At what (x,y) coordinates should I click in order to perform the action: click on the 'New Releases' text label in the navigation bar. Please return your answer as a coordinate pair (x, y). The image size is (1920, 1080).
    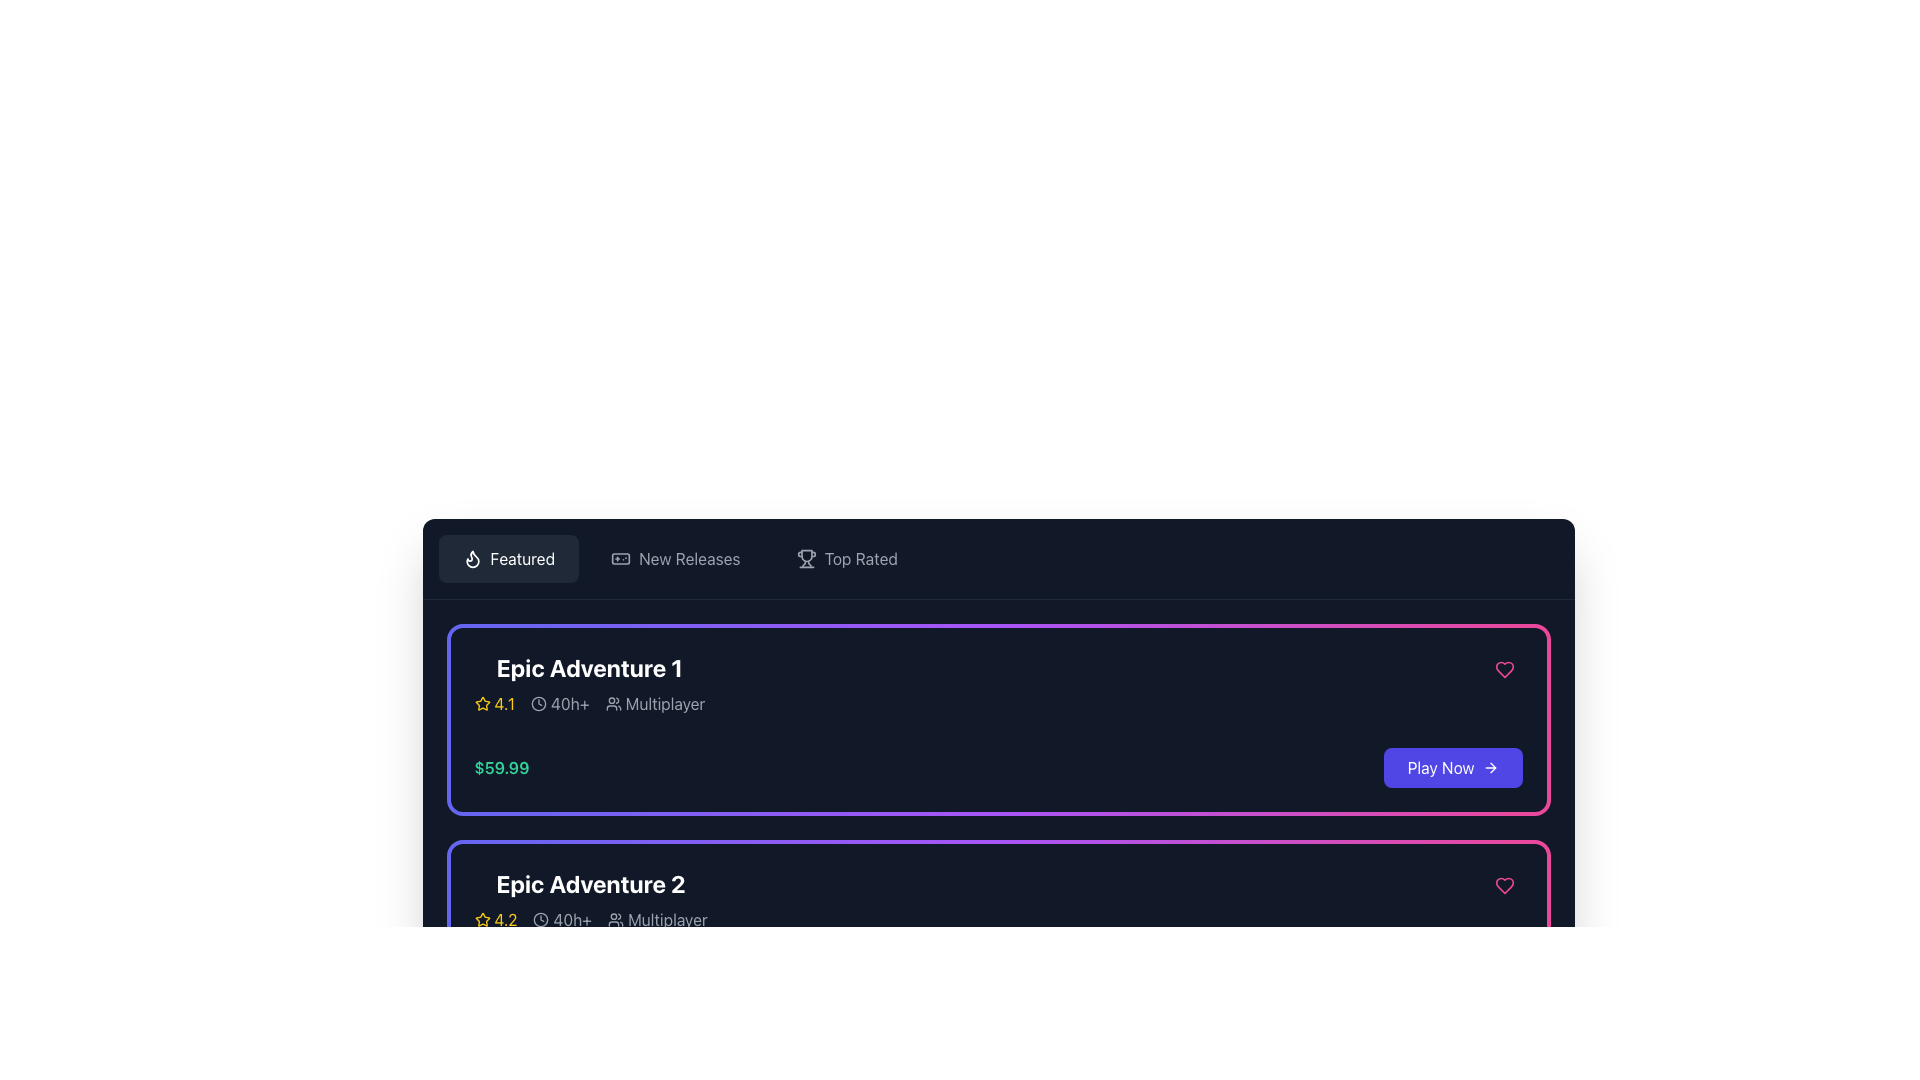
    Looking at the image, I should click on (689, 559).